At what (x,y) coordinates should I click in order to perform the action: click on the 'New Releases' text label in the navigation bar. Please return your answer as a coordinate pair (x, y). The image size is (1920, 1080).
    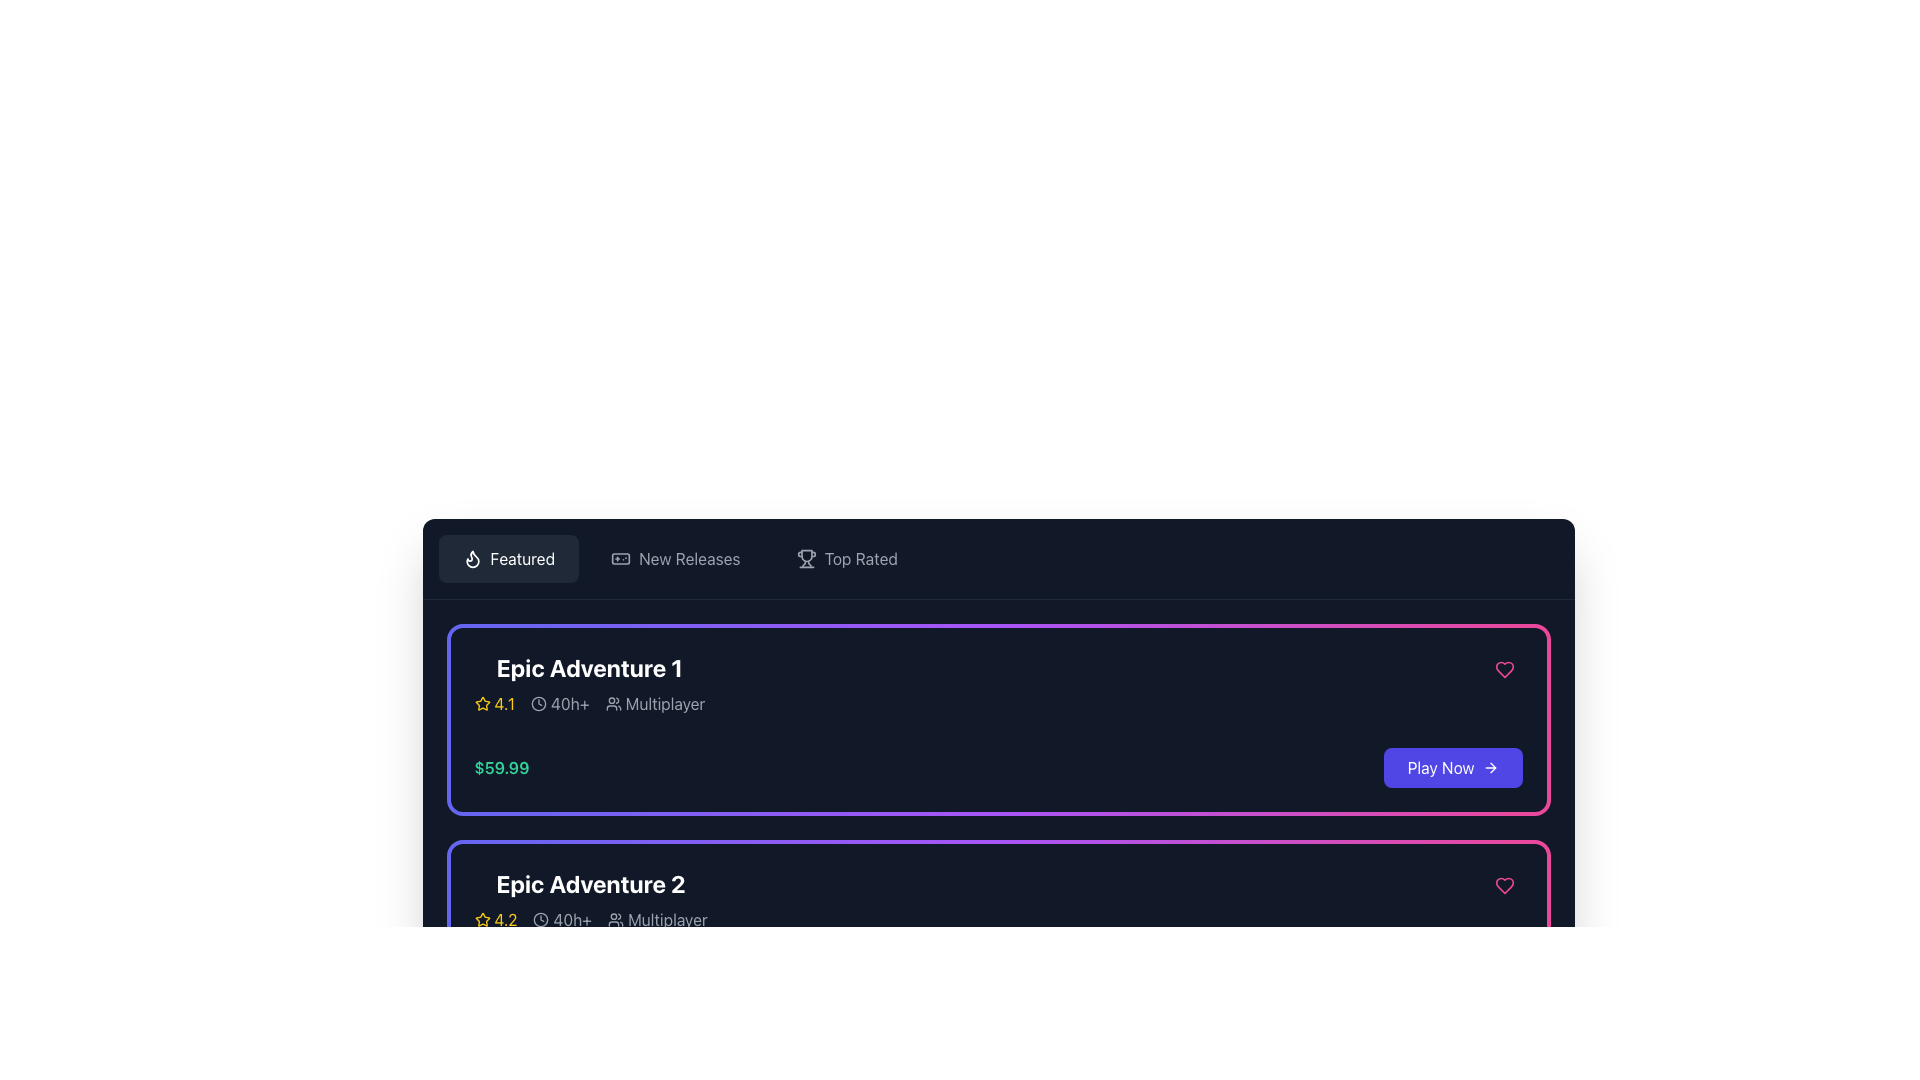
    Looking at the image, I should click on (689, 559).